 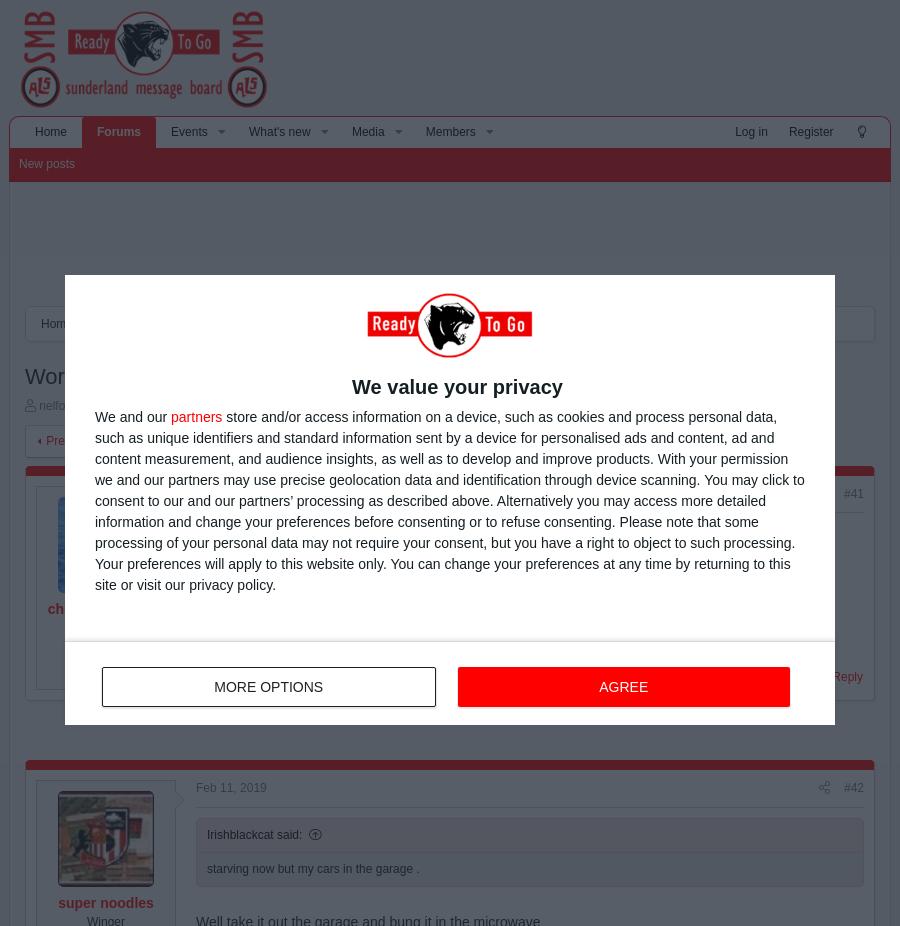 I want to click on 'Sunderland Message Boards', so click(x=225, y=324).